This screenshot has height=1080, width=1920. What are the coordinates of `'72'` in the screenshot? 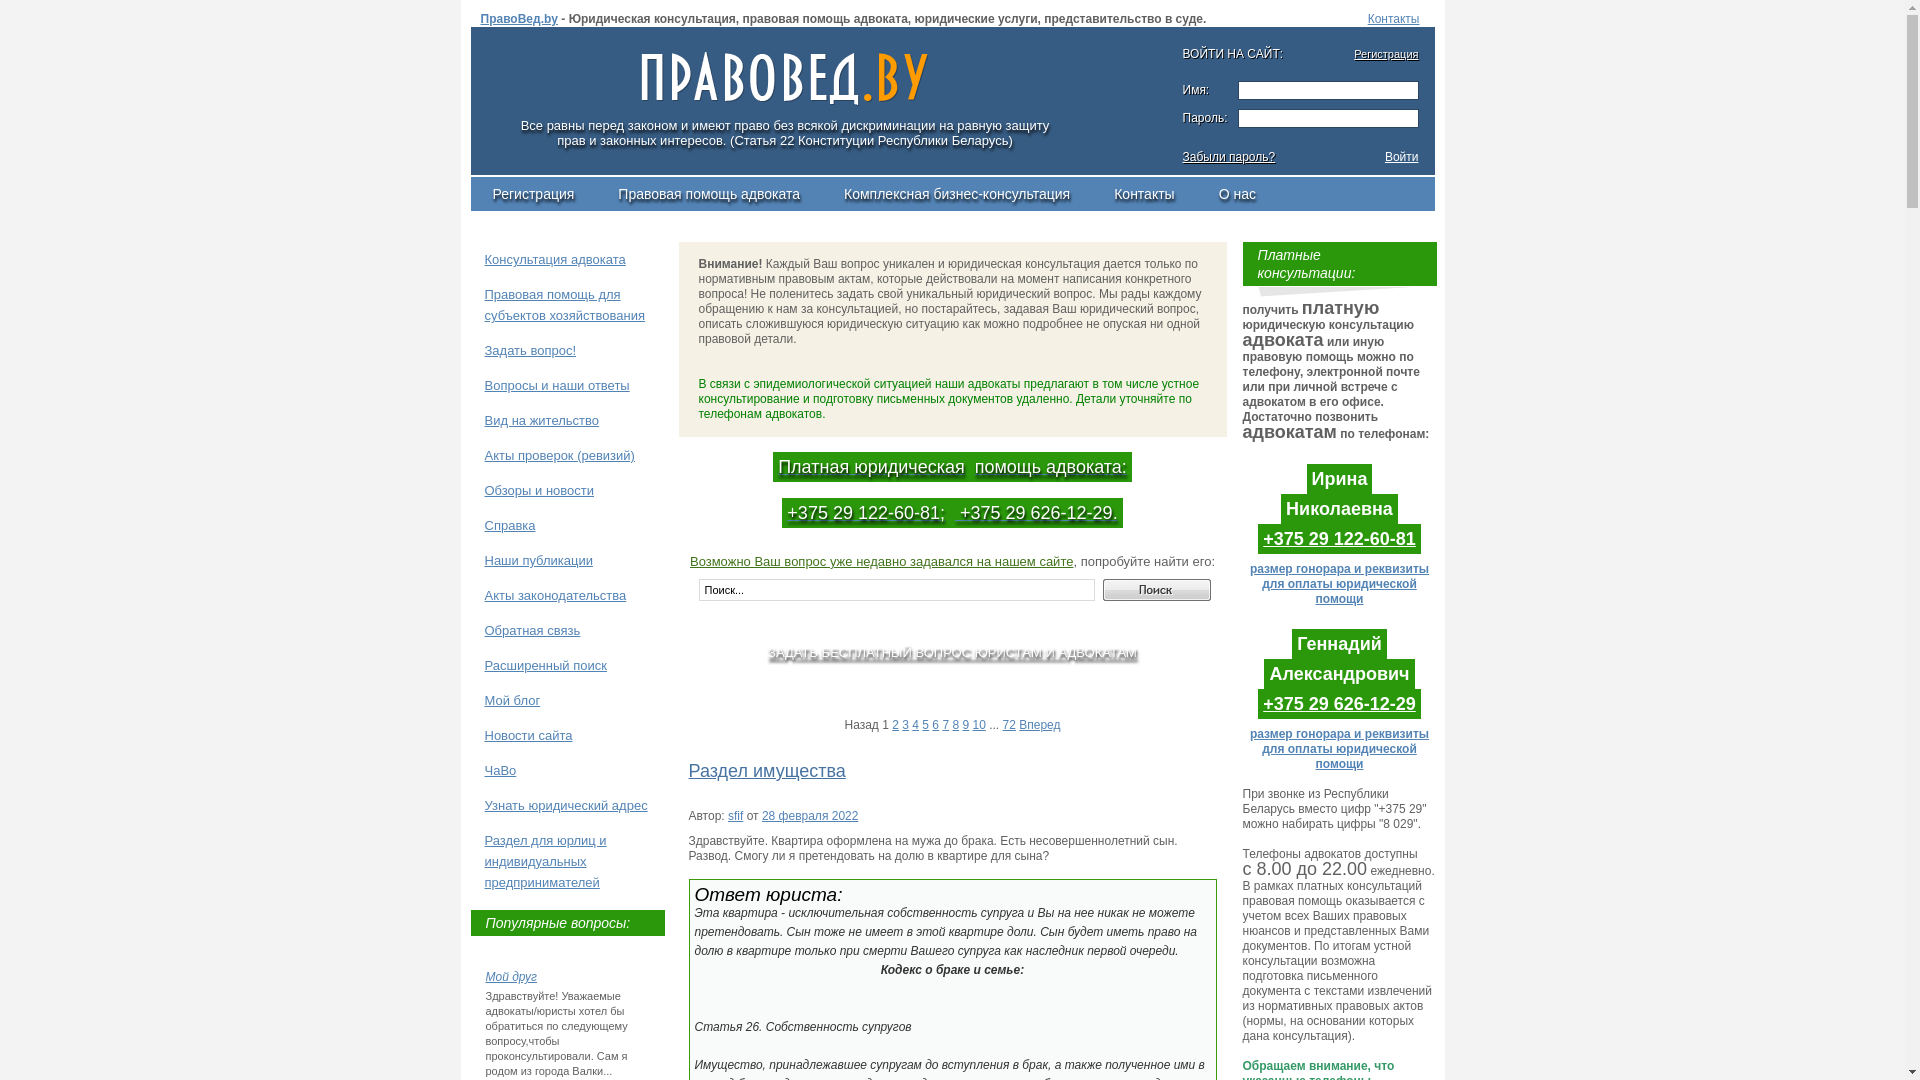 It's located at (1009, 725).